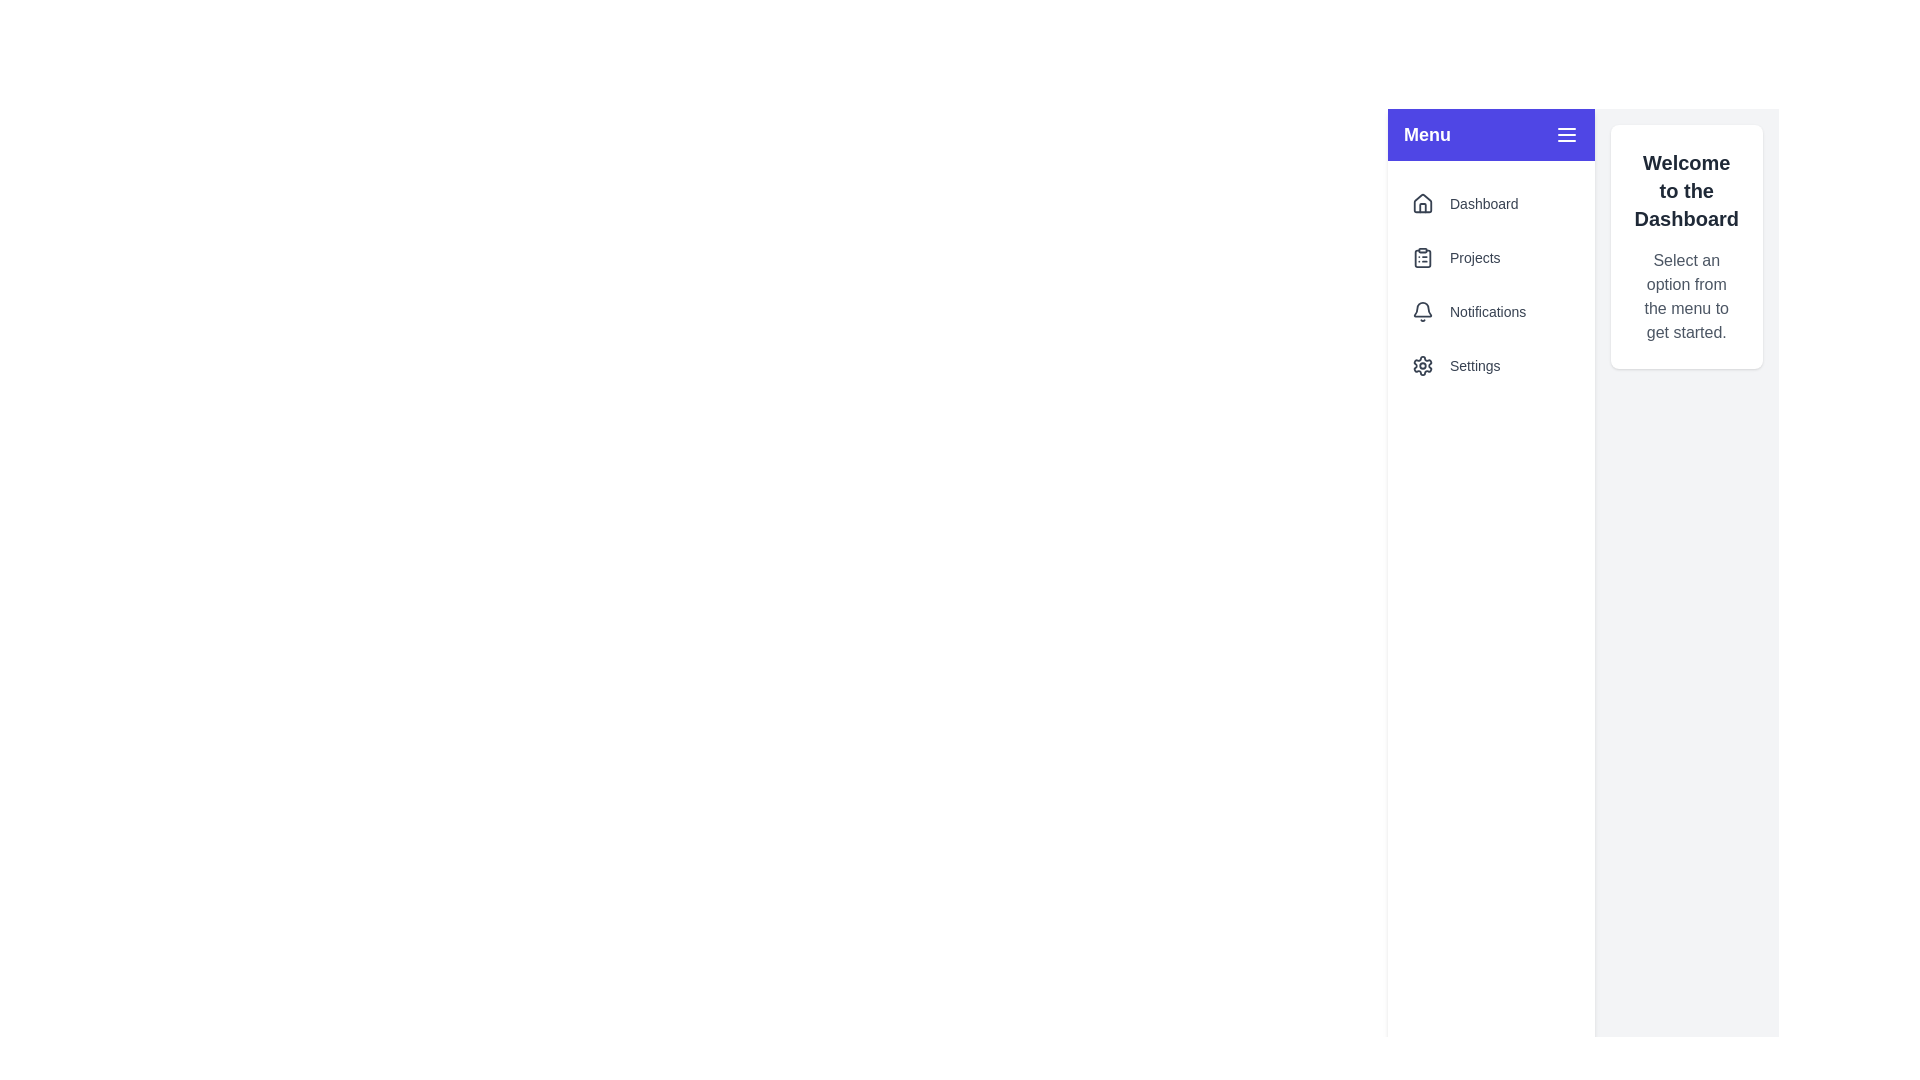  Describe the element at coordinates (1491, 312) in the screenshot. I see `the menu item labeled Notifications` at that location.